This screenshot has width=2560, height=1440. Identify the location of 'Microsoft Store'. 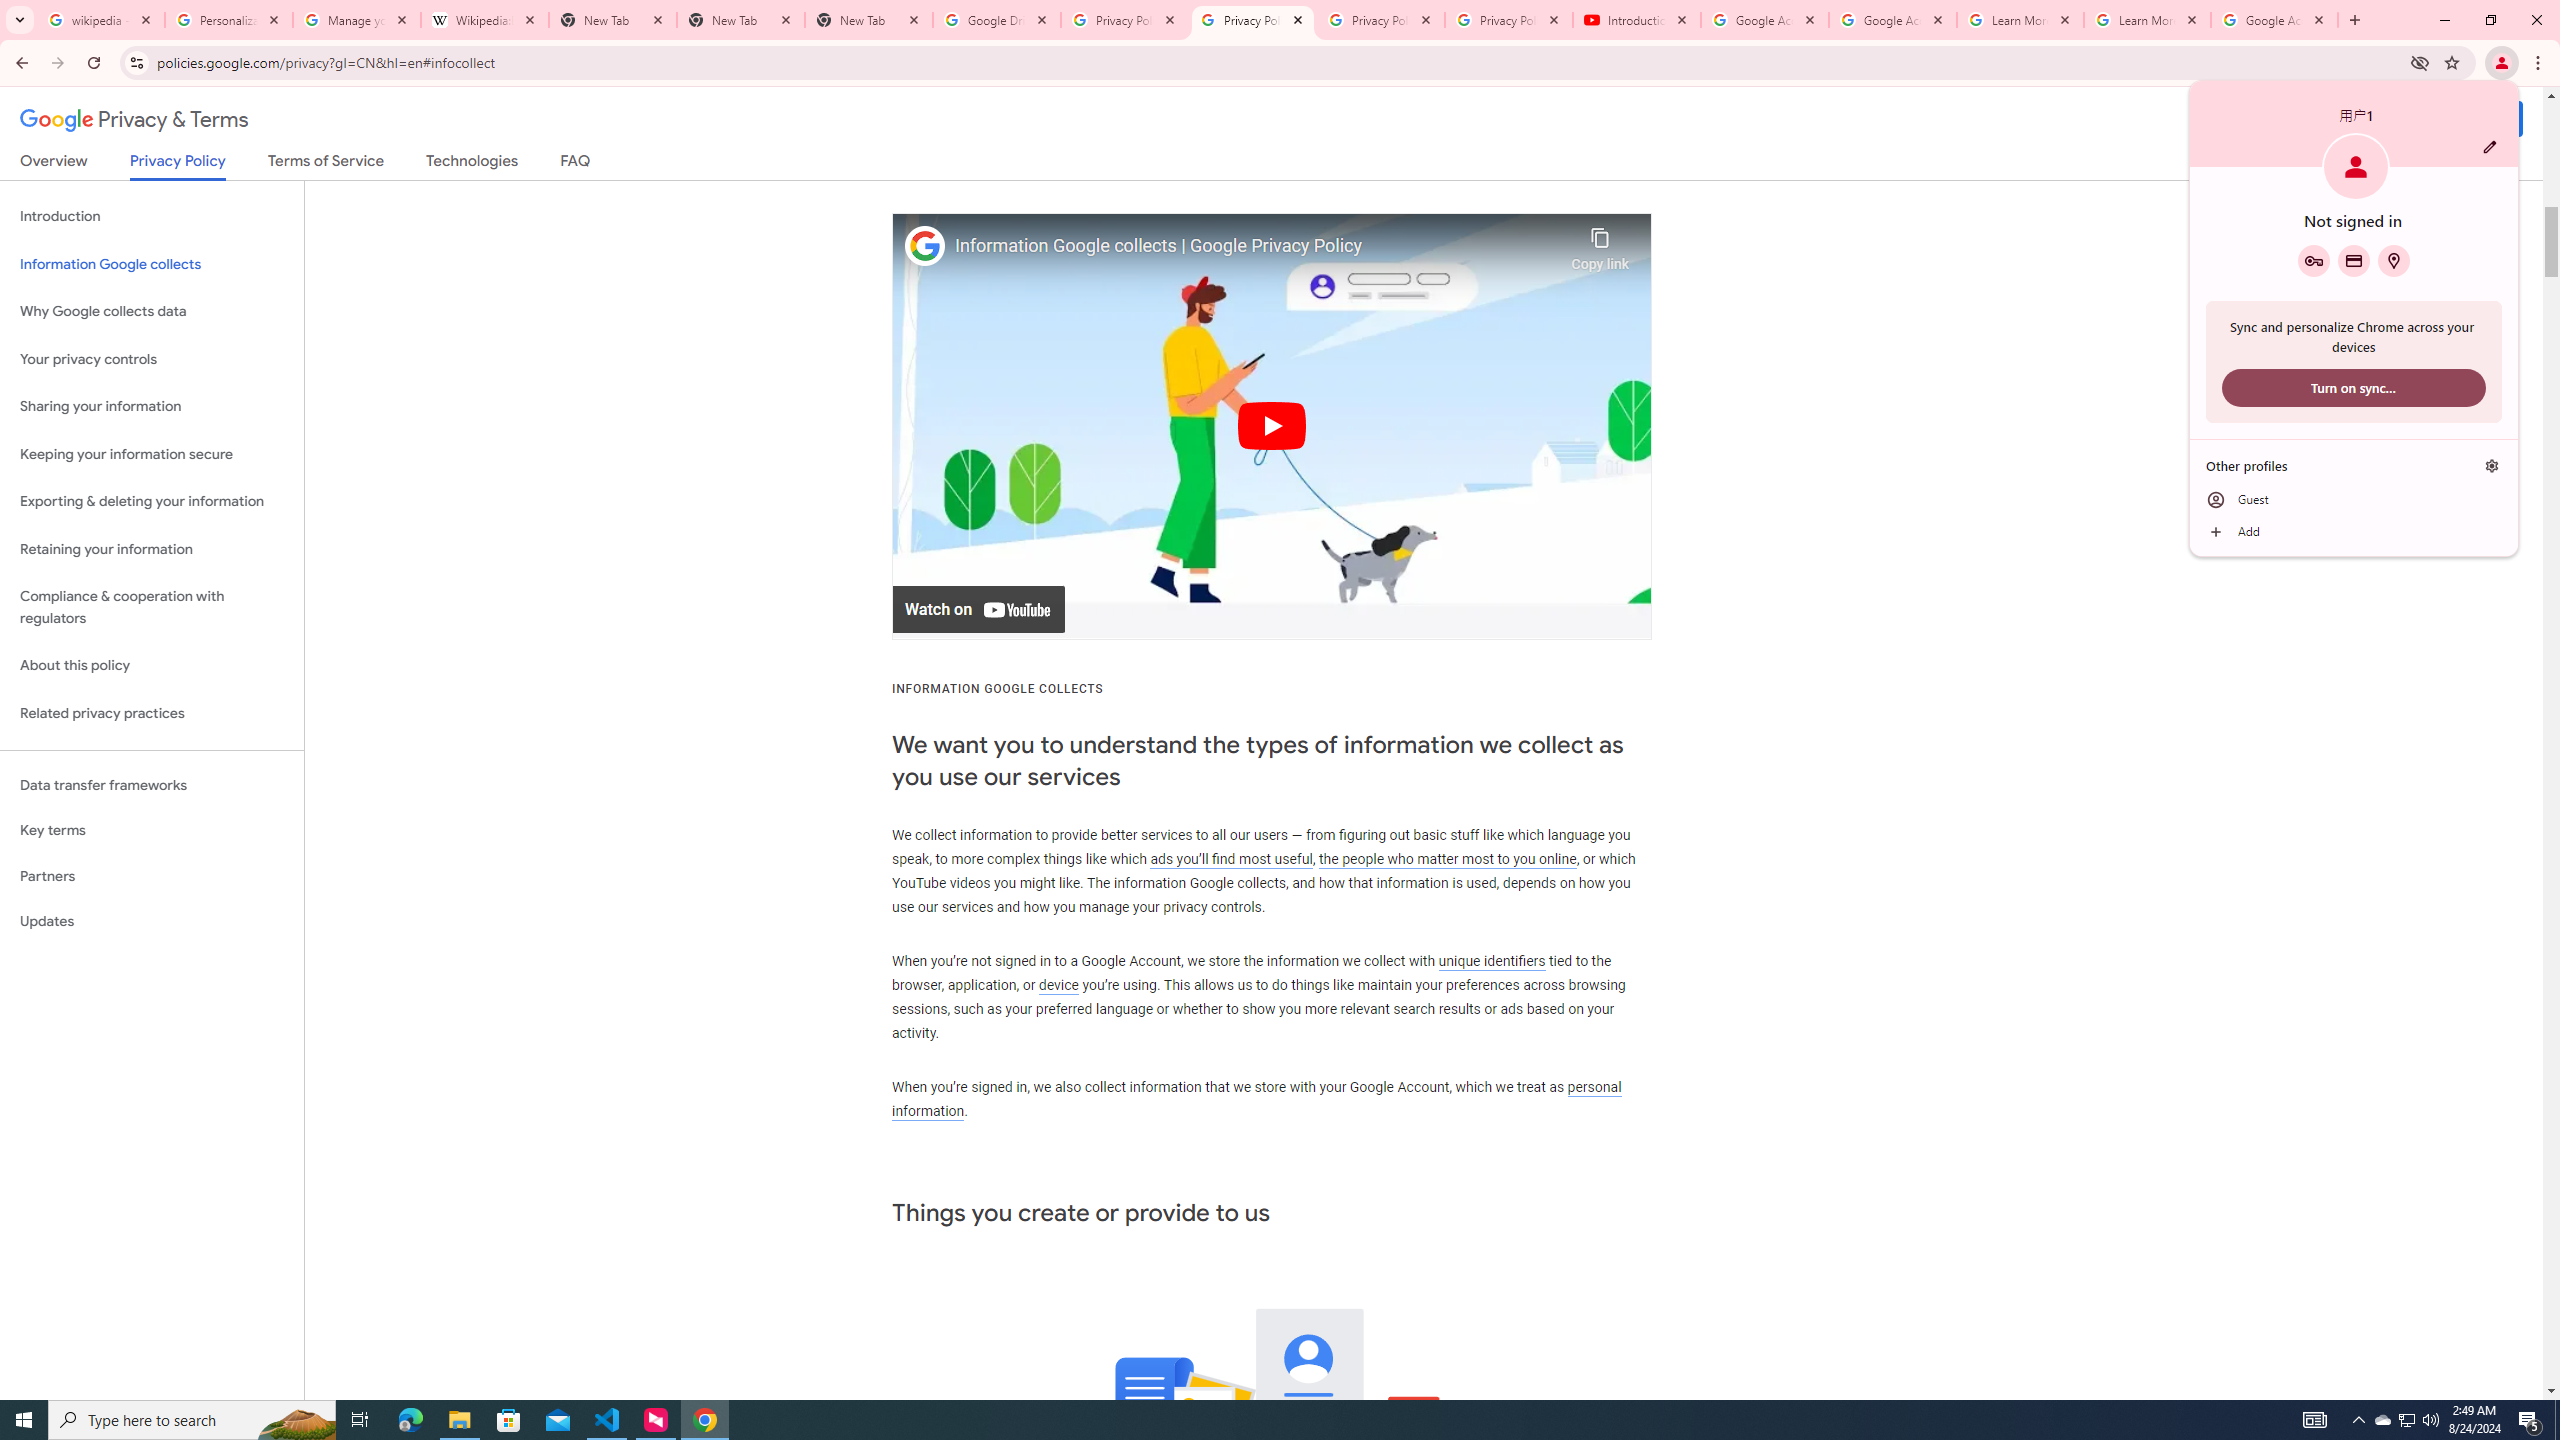
(509, 1418).